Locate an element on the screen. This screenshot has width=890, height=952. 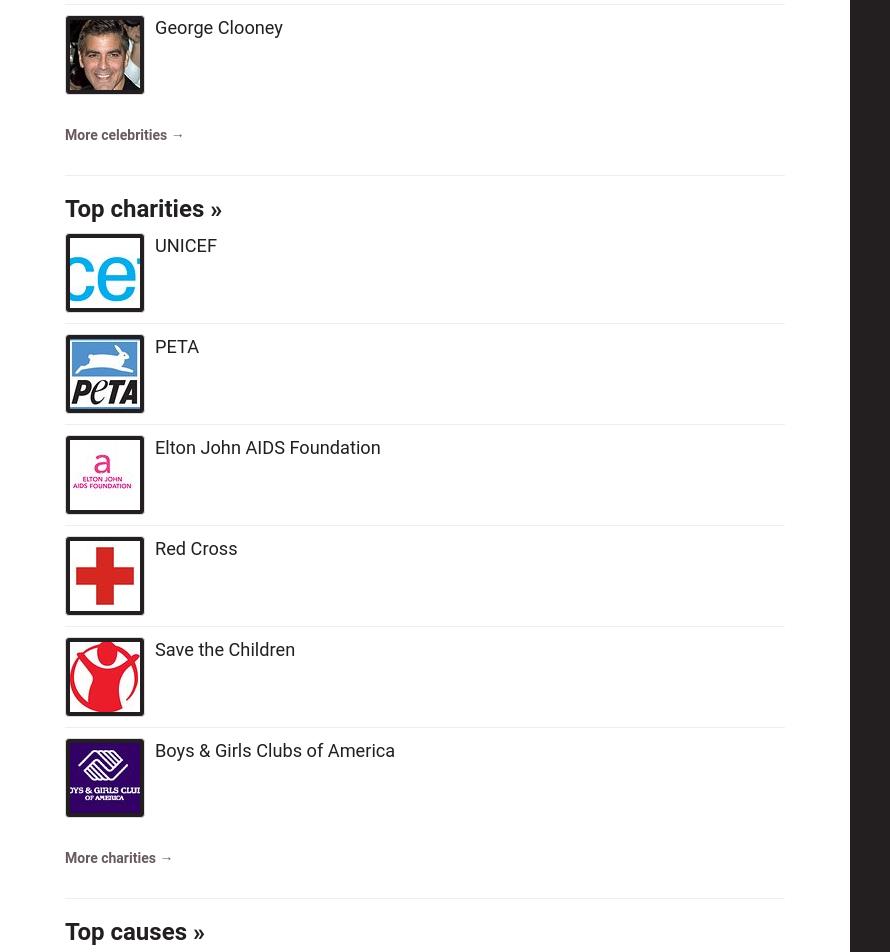
'Elton John AIDS Foundation' is located at coordinates (266, 446).